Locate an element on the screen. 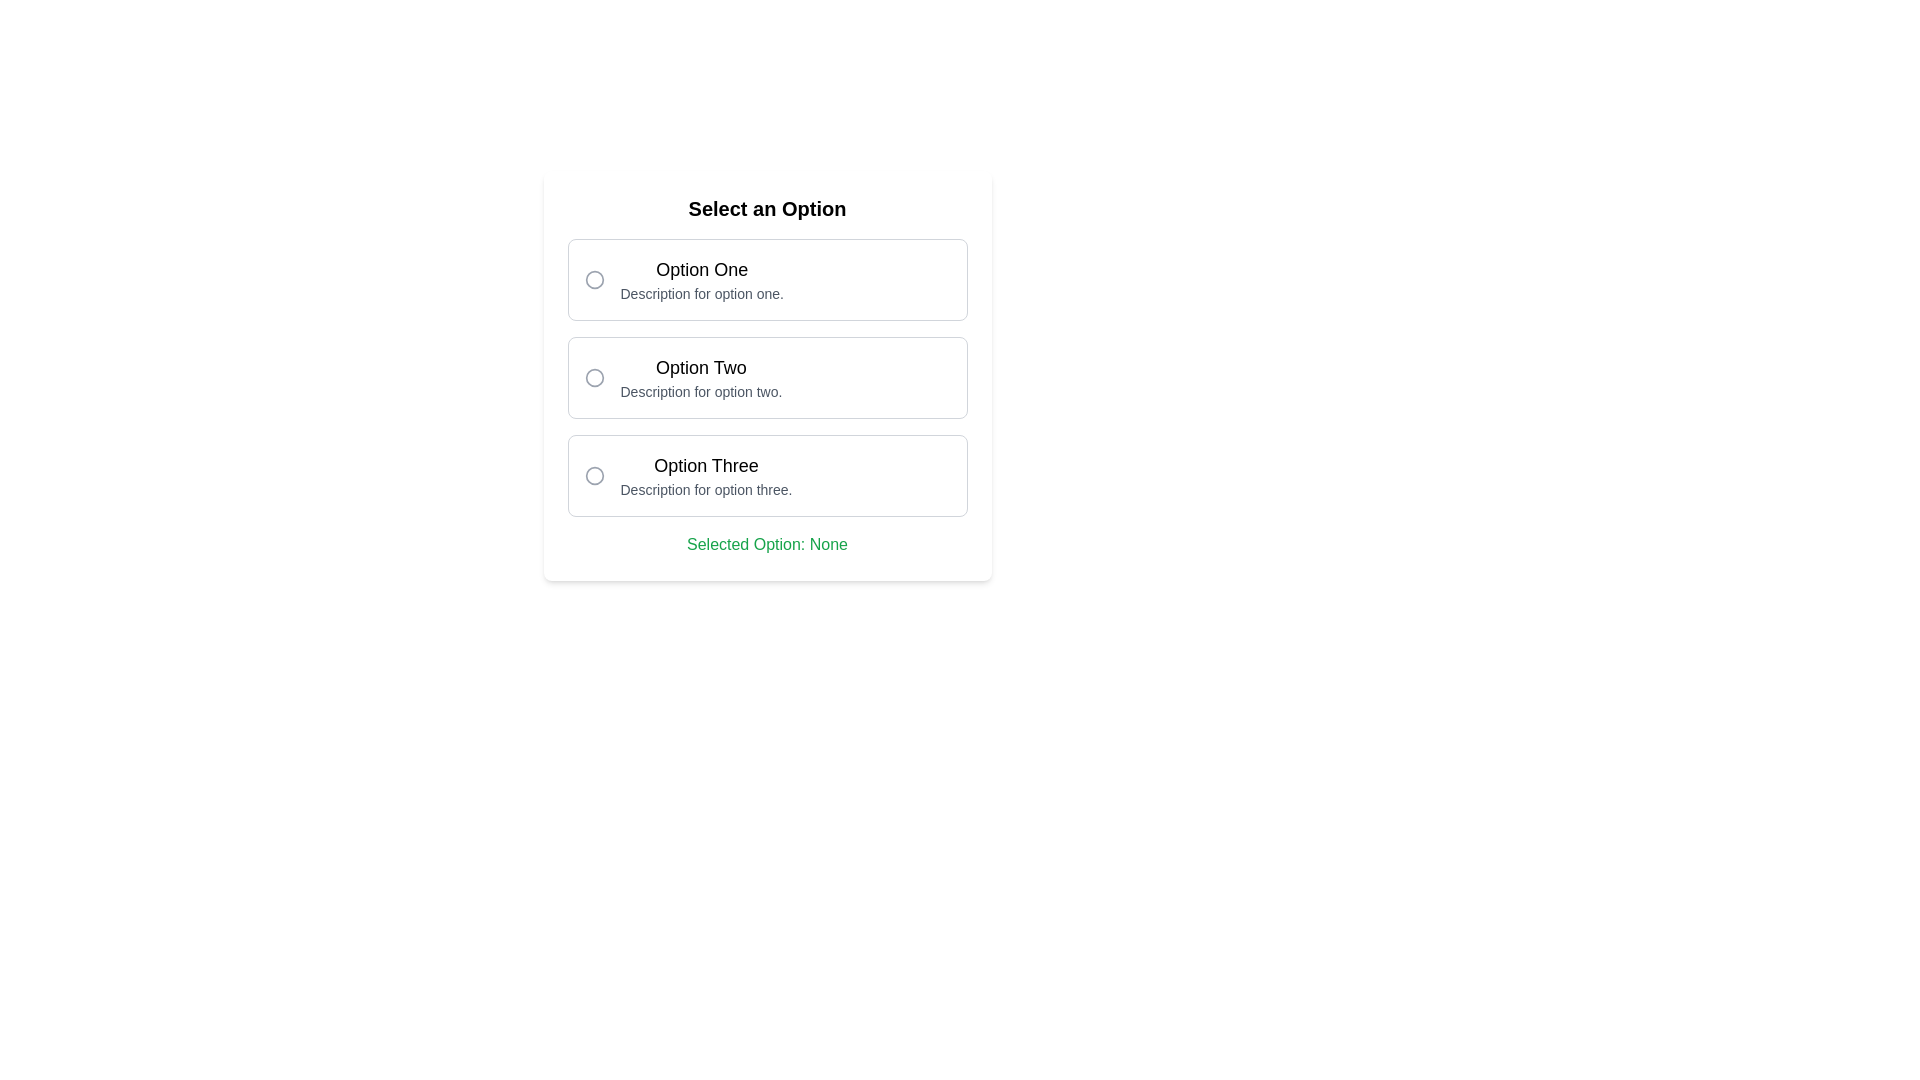 The width and height of the screenshot is (1920, 1080). the static text element reading 'Description for option one.' which is styled in small gray font and located directly below the bold header 'Option One' is located at coordinates (702, 293).